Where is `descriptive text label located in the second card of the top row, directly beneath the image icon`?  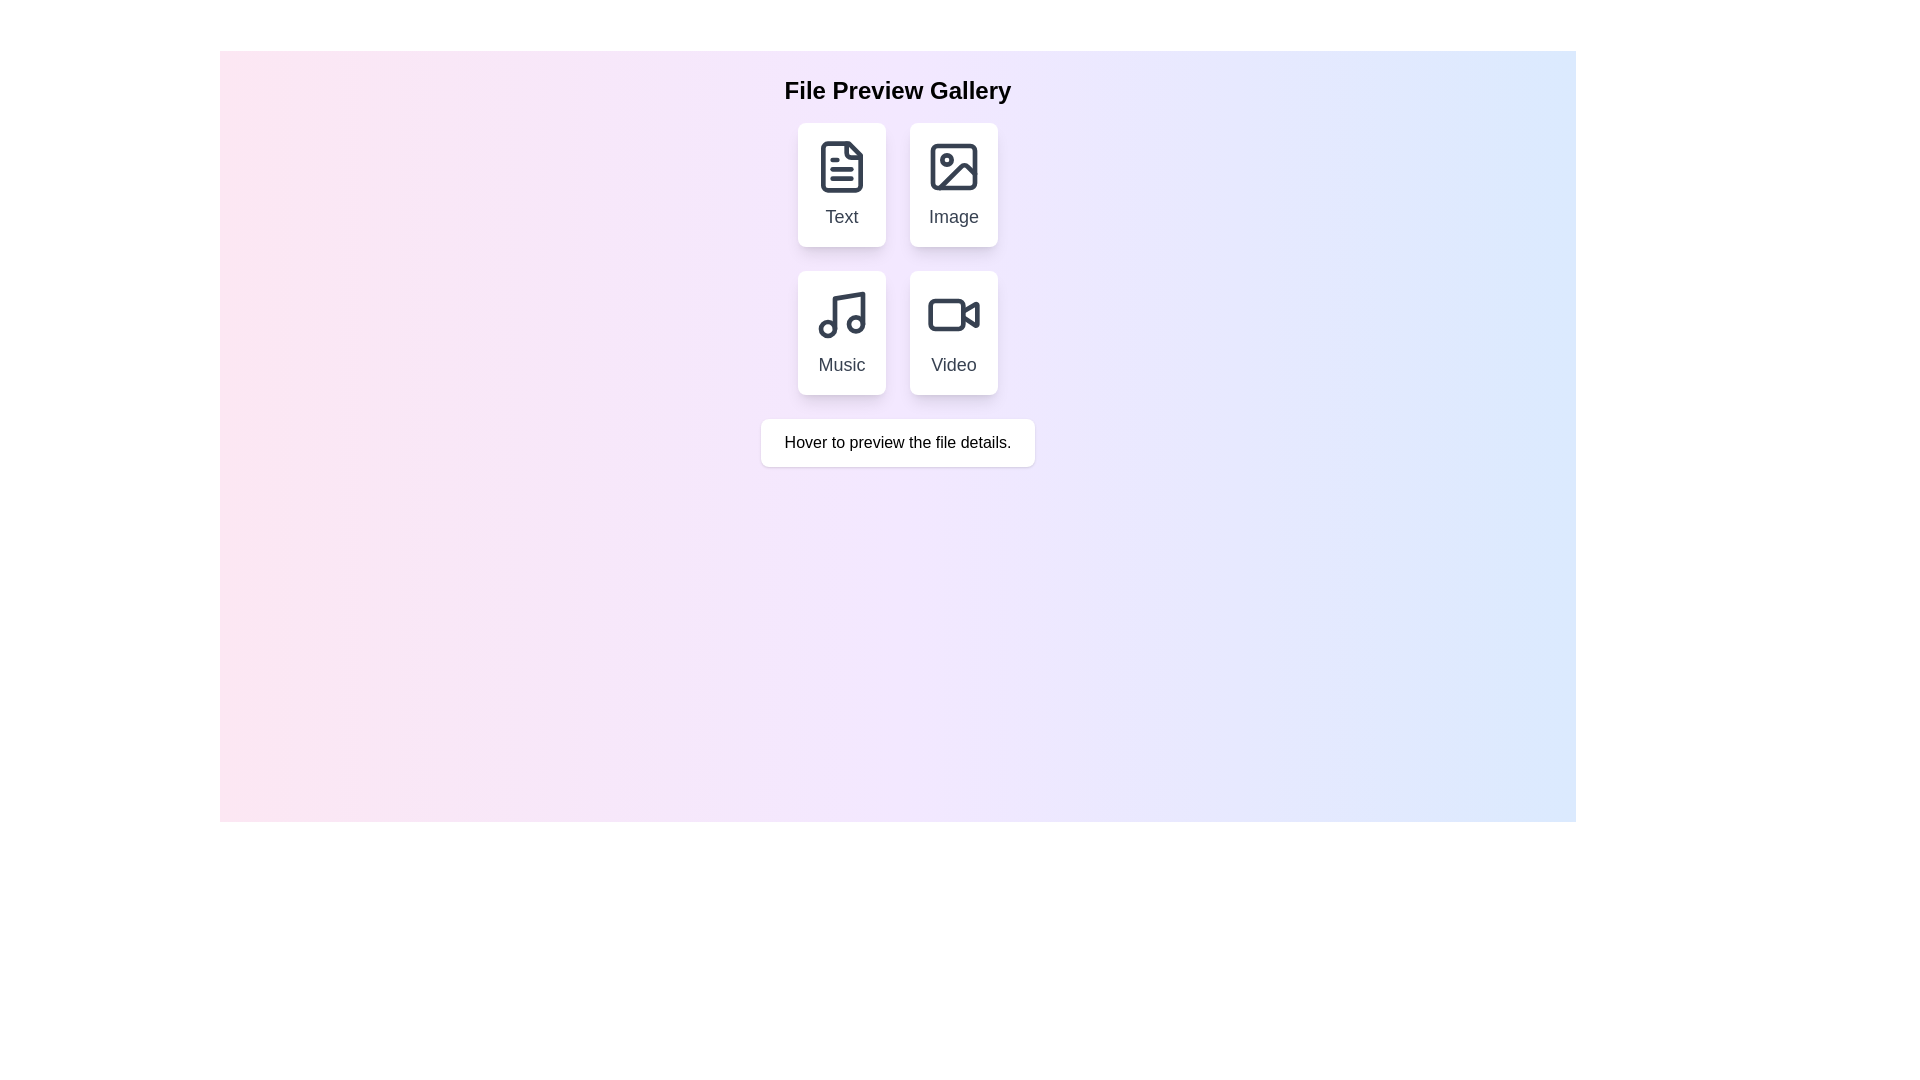
descriptive text label located in the second card of the top row, directly beneath the image icon is located at coordinates (953, 216).